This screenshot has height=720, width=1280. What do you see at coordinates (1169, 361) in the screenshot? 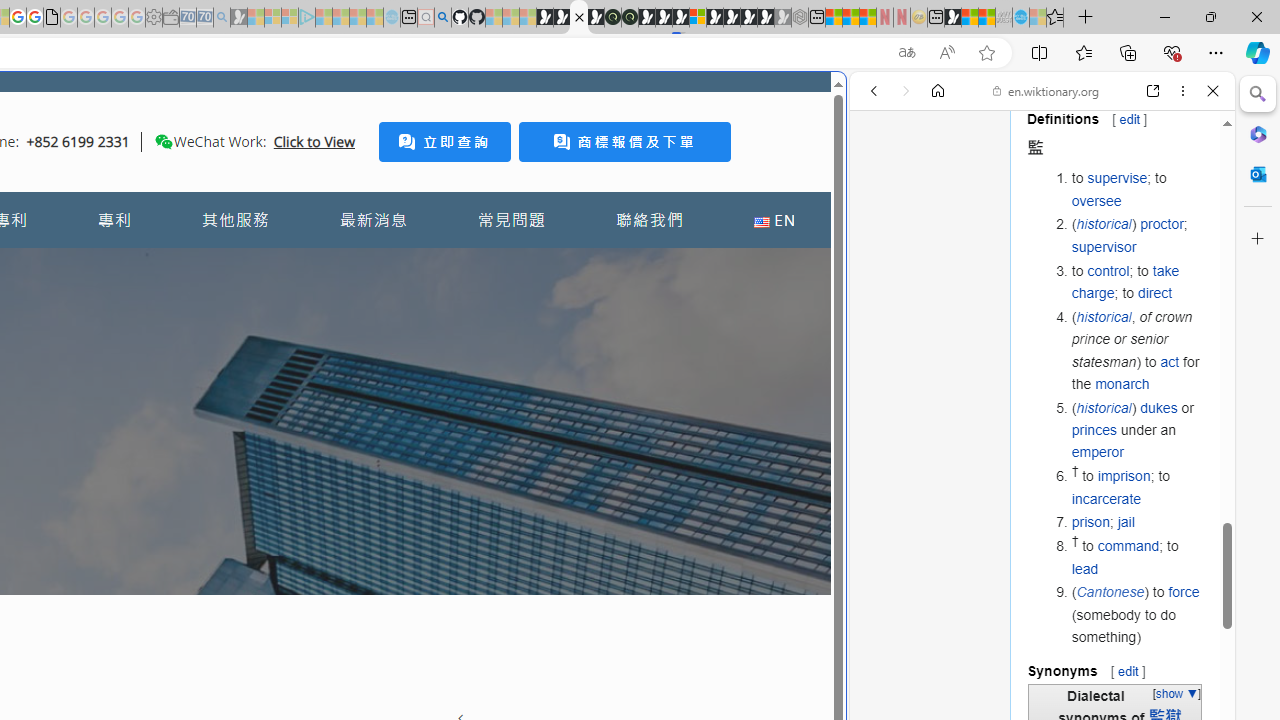
I see `'act'` at bounding box center [1169, 361].